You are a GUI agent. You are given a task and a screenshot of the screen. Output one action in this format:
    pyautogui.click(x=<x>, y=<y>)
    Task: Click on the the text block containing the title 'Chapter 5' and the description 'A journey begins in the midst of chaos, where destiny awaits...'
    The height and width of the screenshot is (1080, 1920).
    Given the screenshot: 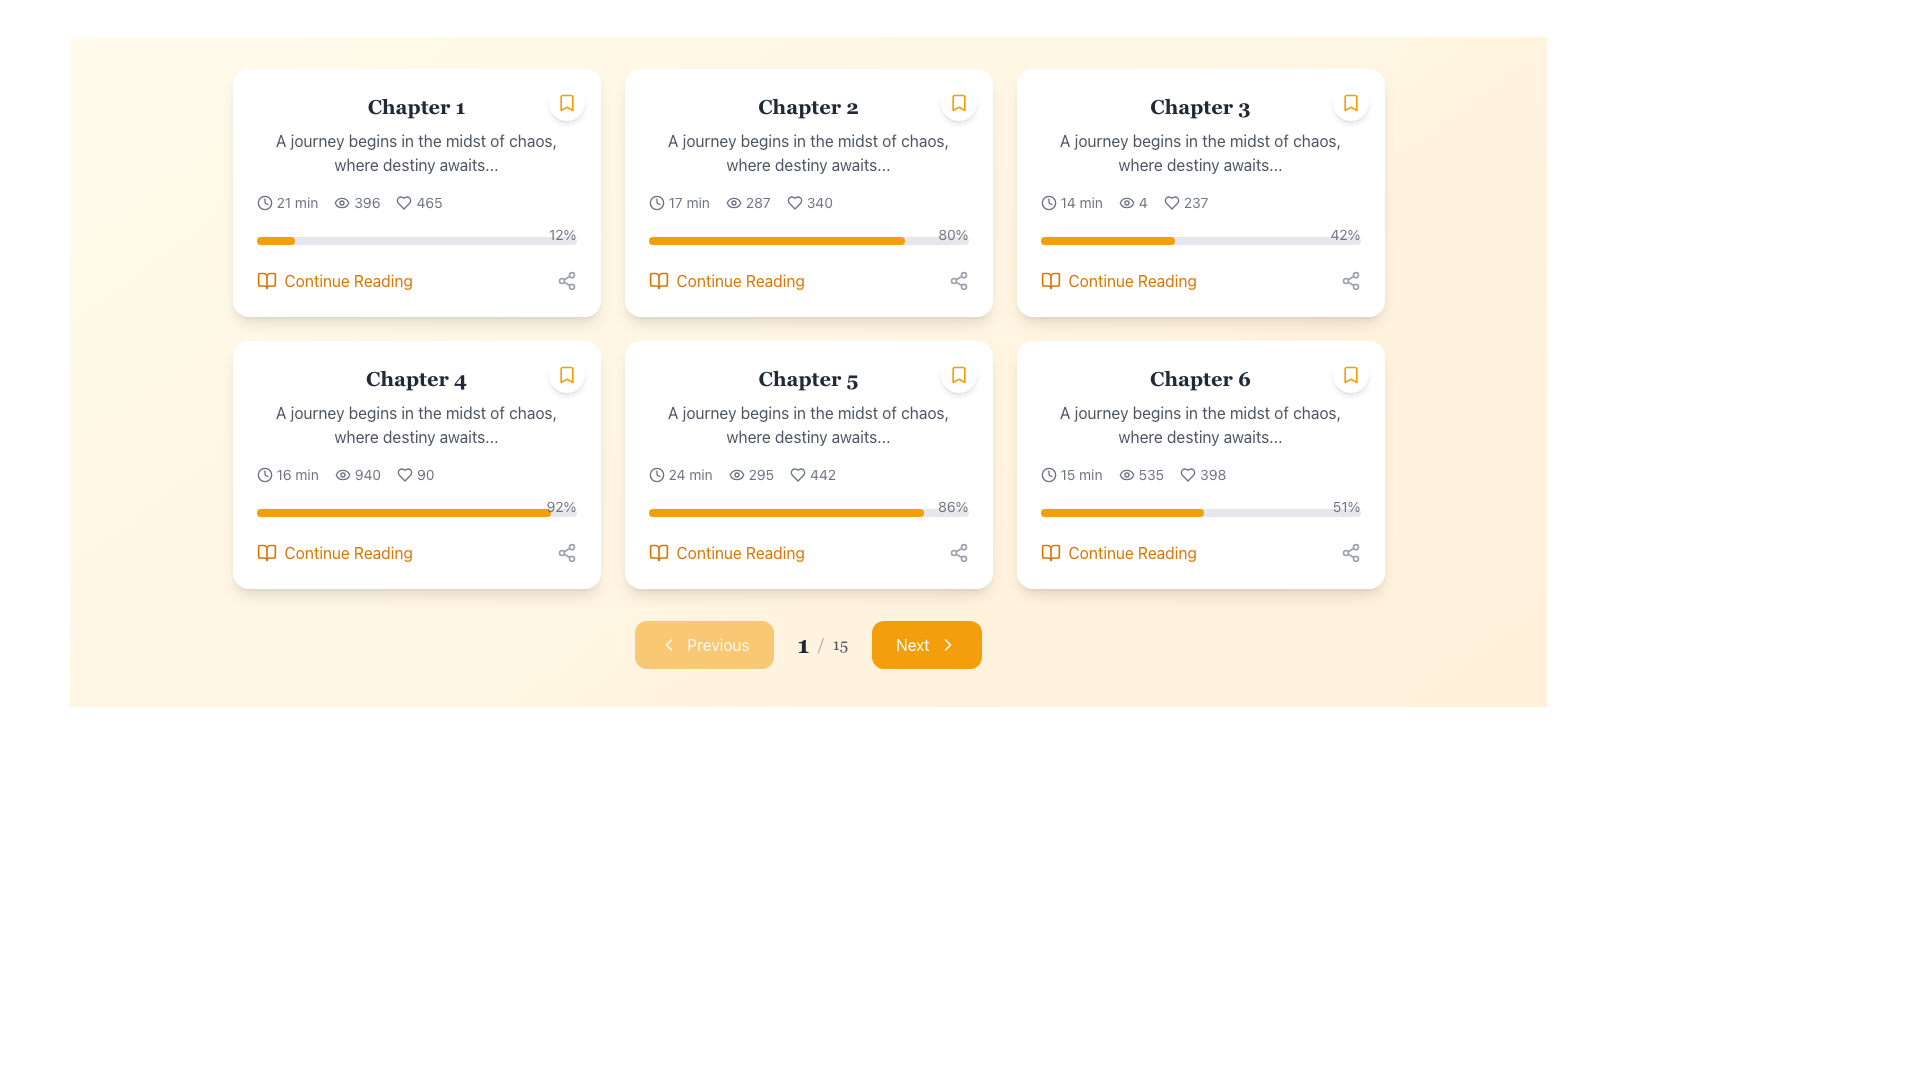 What is the action you would take?
    pyautogui.click(x=808, y=406)
    